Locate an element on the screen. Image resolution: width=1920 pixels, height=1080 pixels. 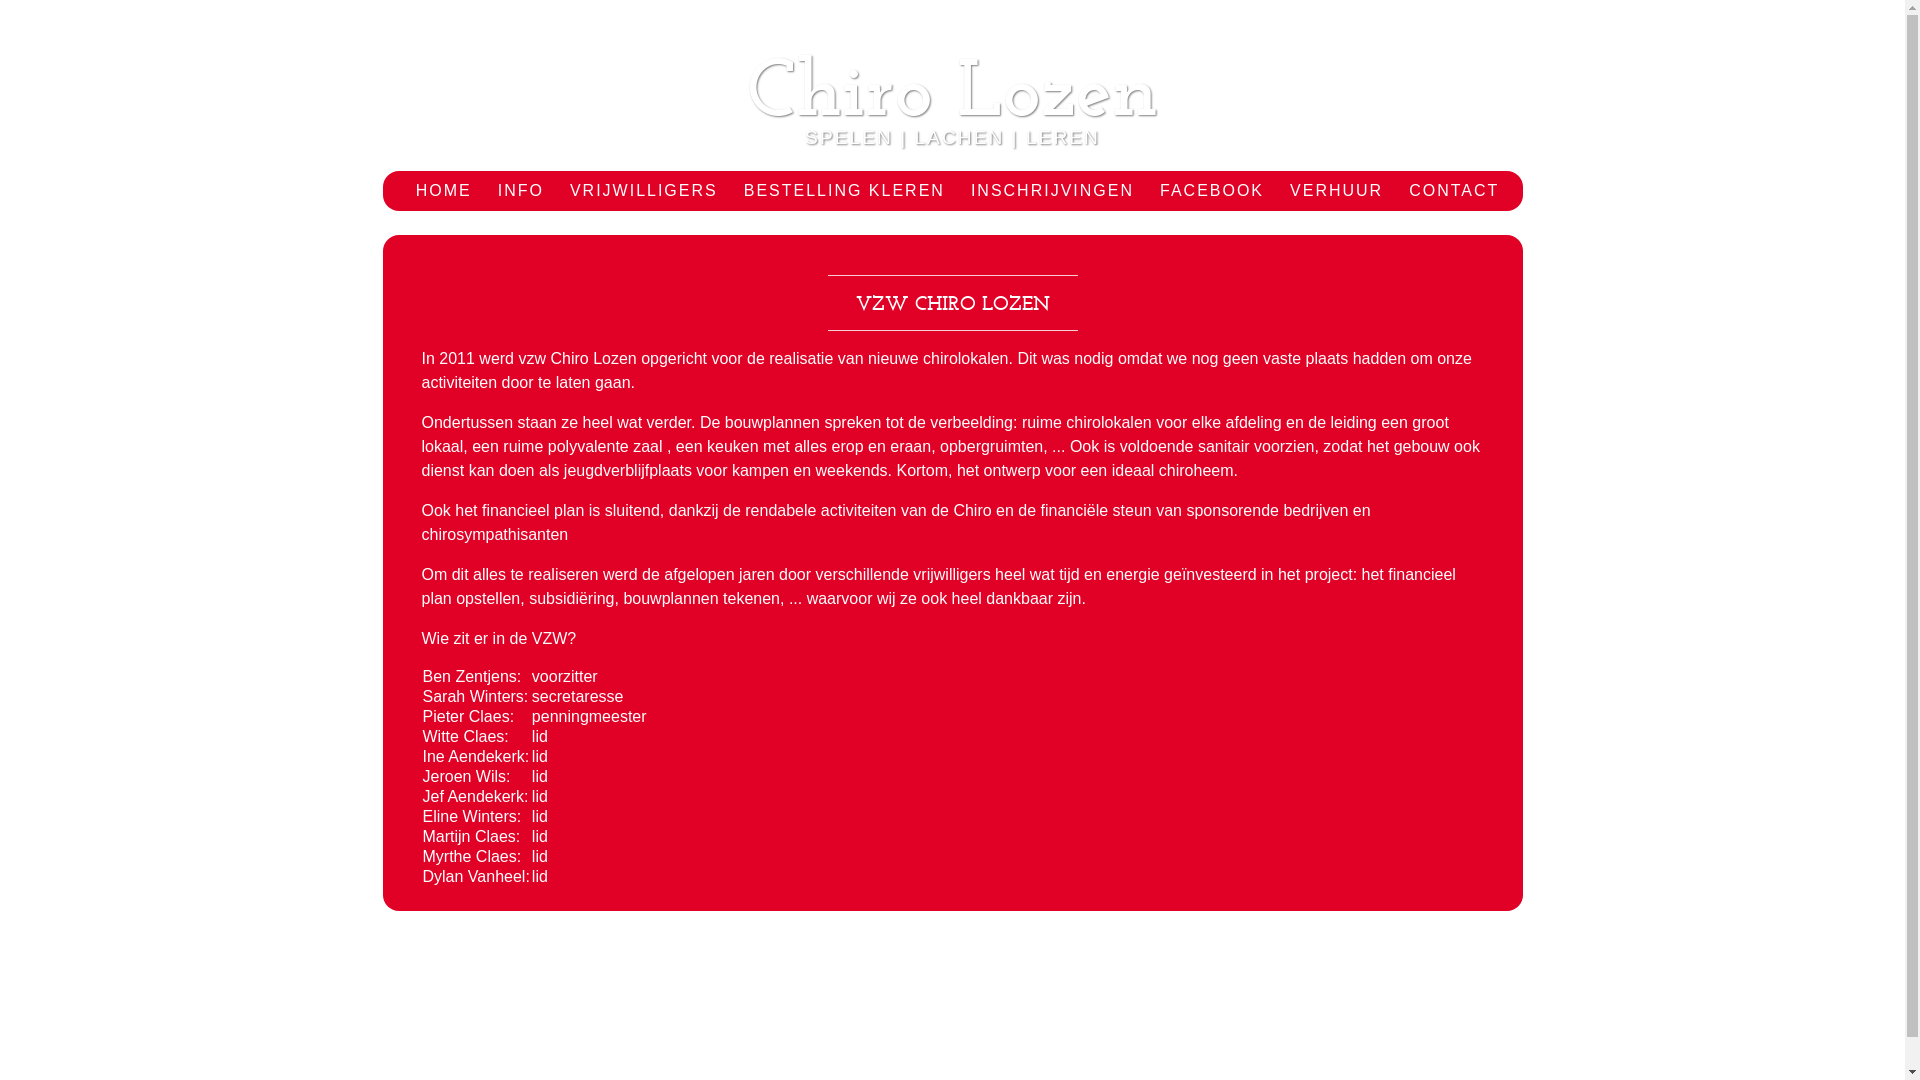
'BESTELLING KLEREN' is located at coordinates (844, 191).